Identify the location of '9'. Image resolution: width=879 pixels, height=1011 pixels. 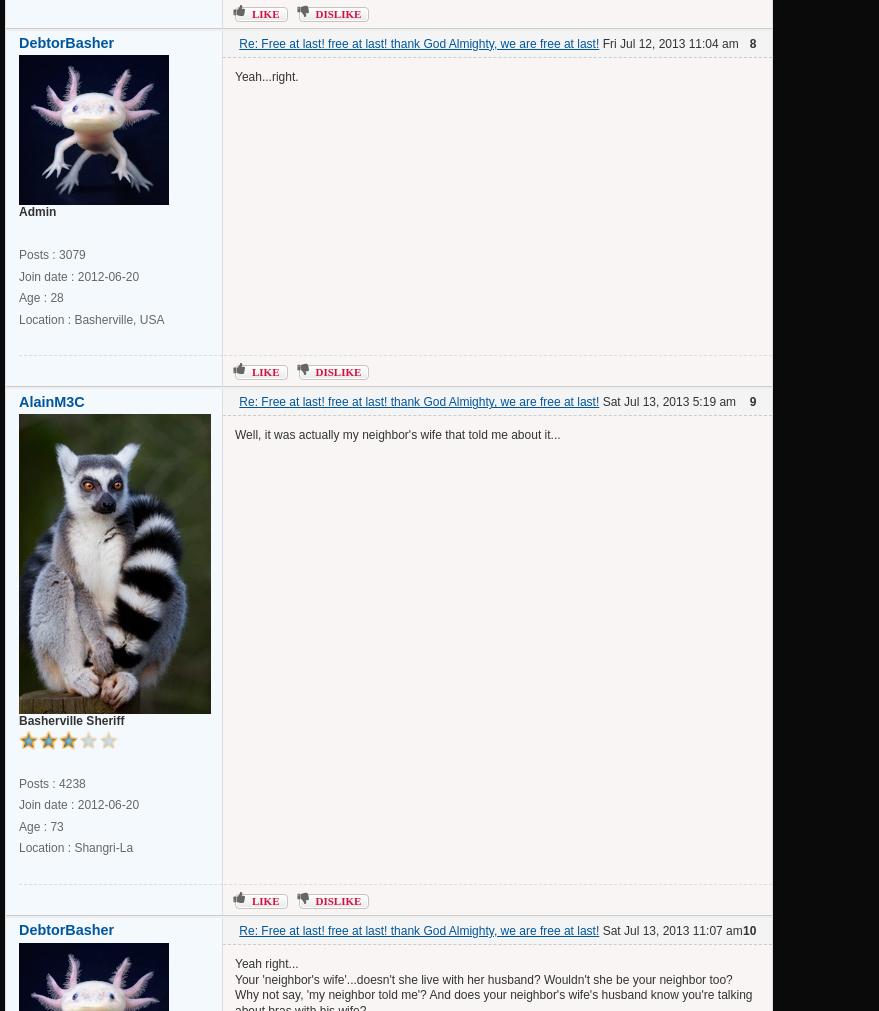
(751, 400).